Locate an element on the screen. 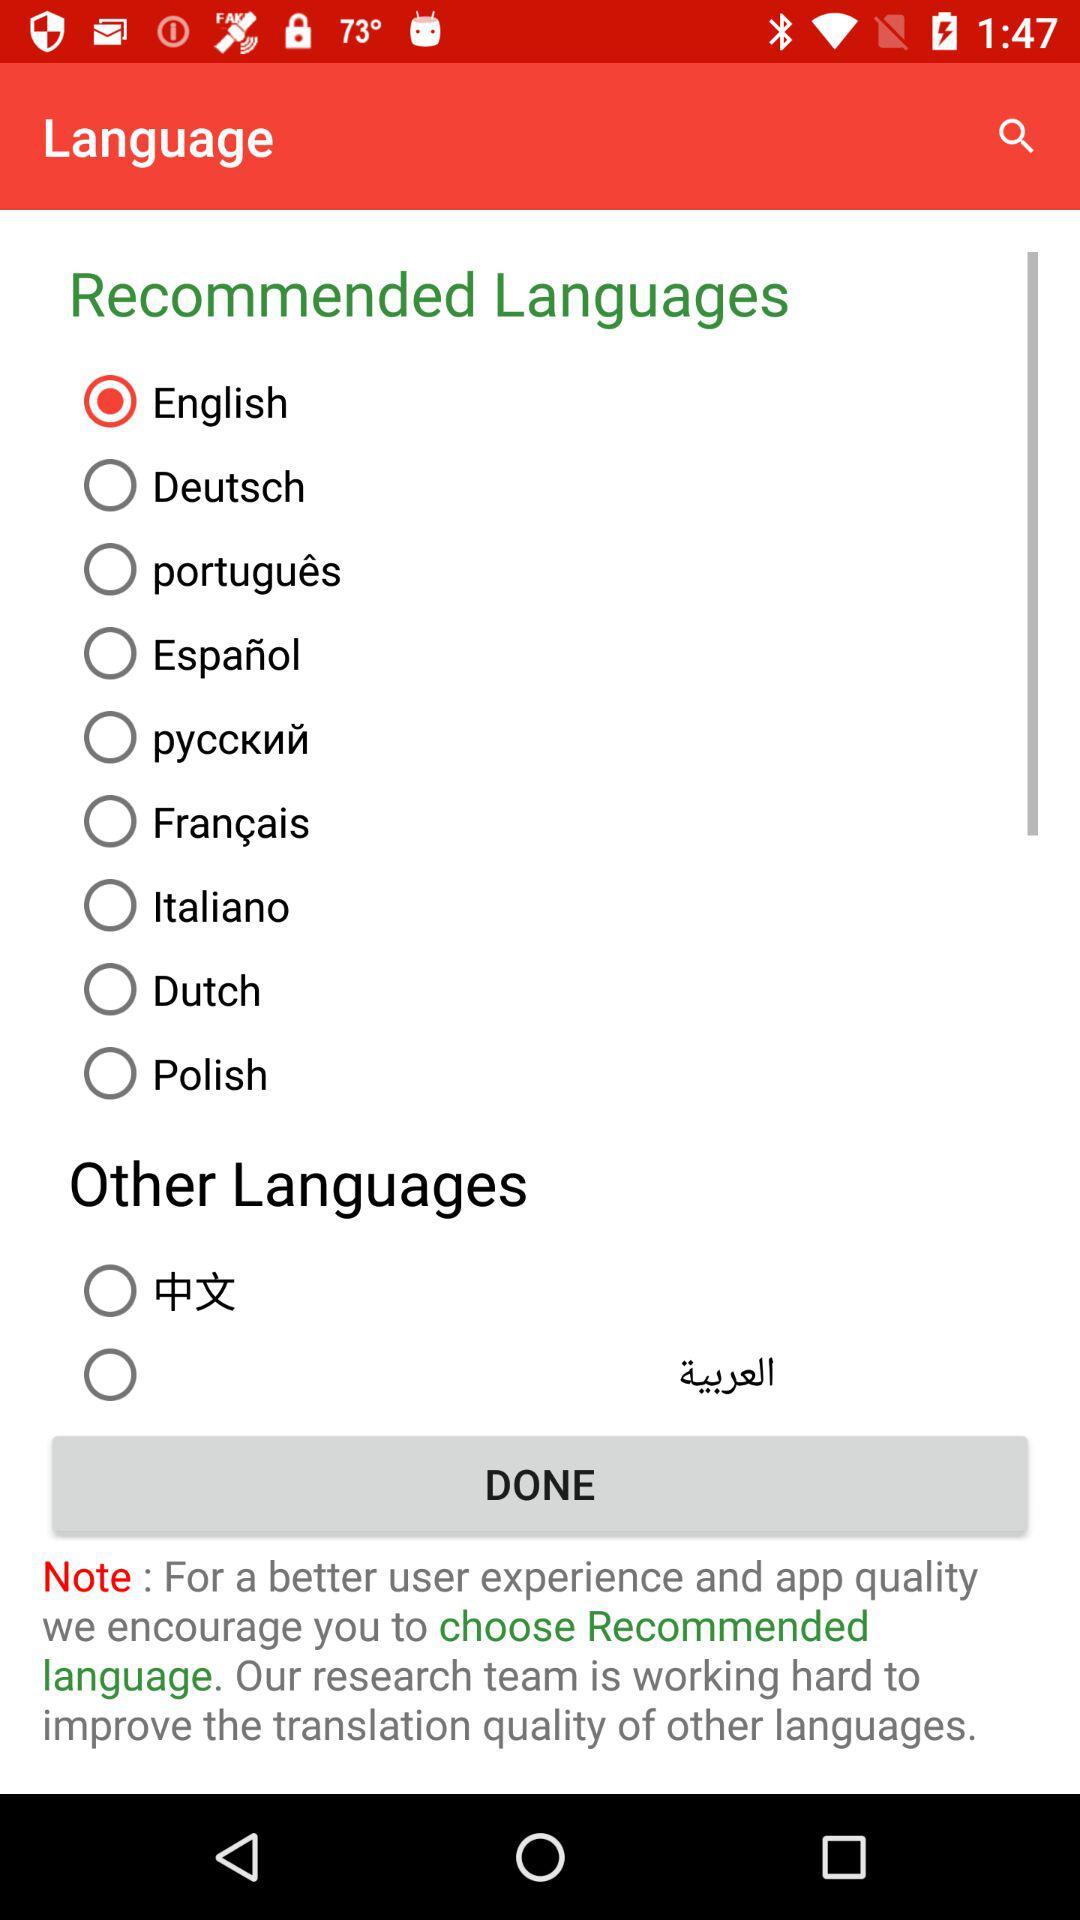 The height and width of the screenshot is (1920, 1080). done item is located at coordinates (540, 1483).